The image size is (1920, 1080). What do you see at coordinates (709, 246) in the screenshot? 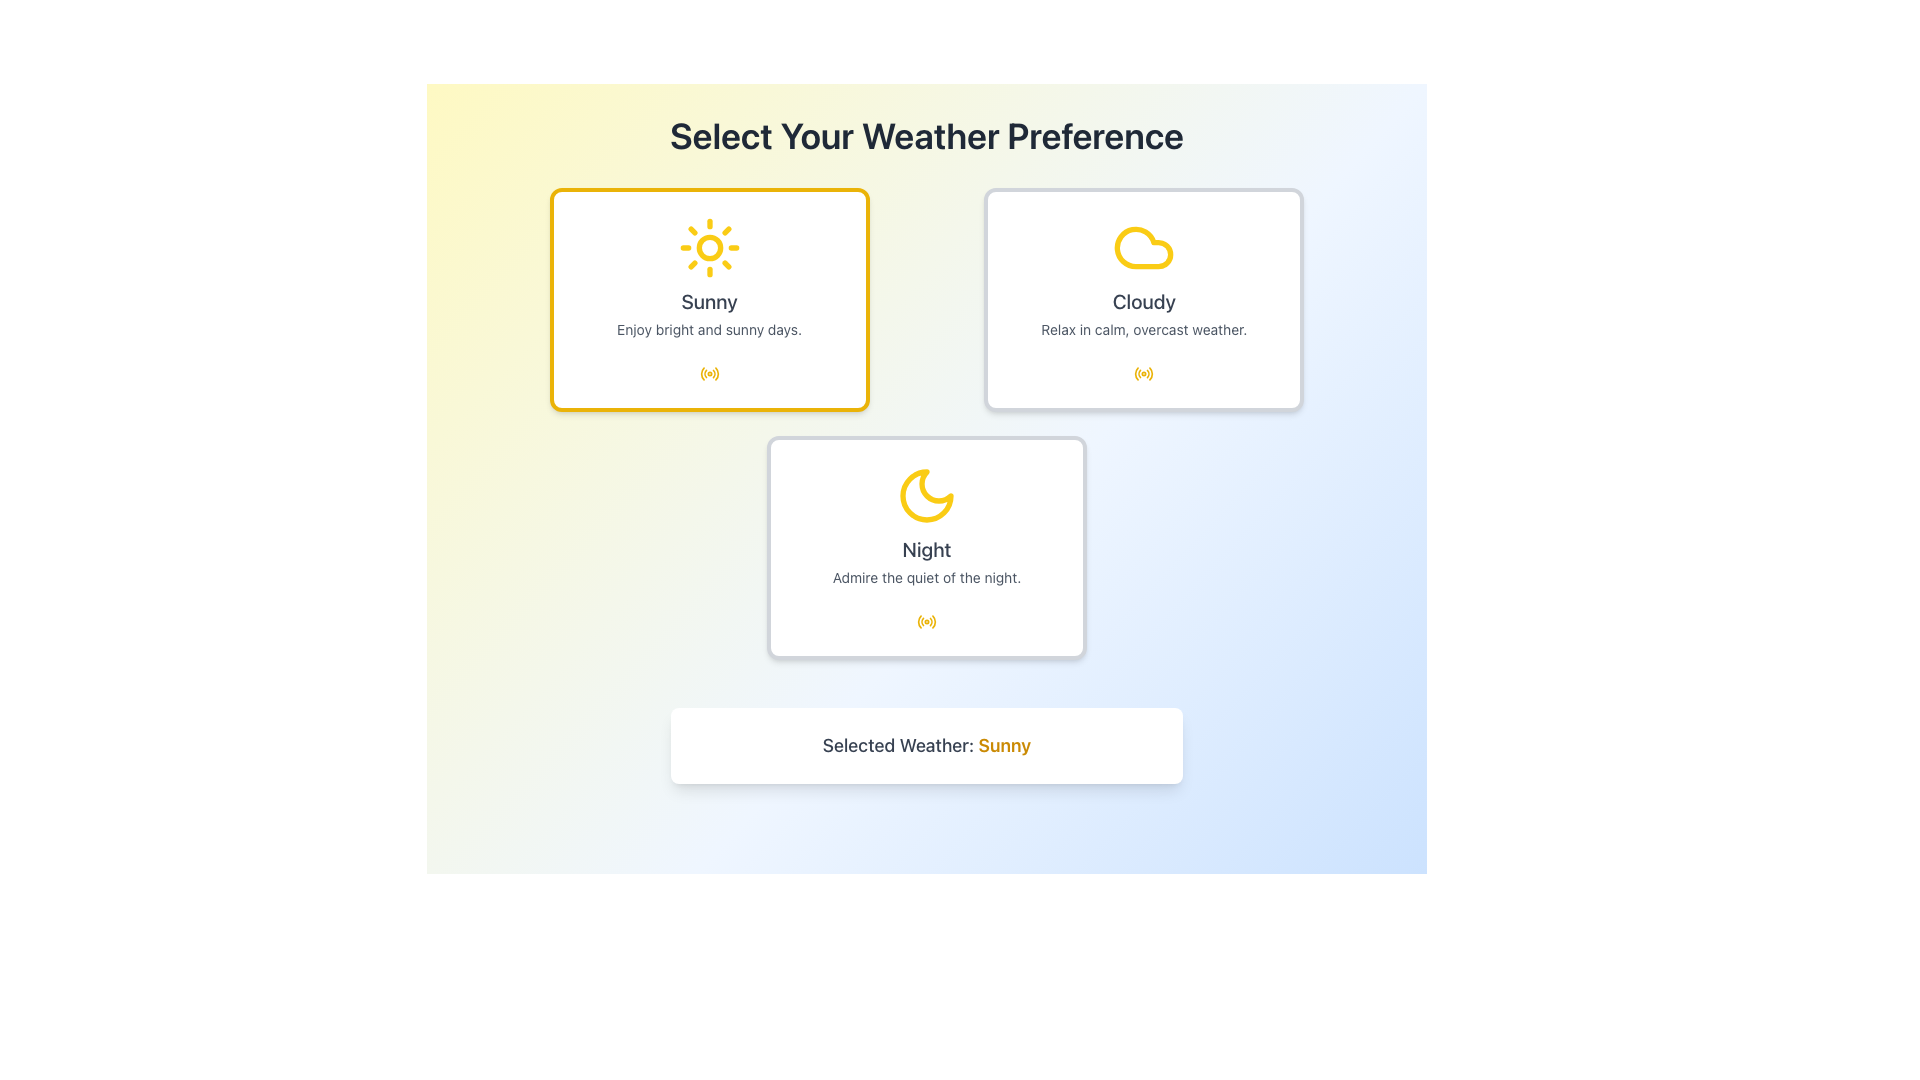
I see `the decorative SVG circle component at the center of the sun icon within the 'Sunny' card` at bounding box center [709, 246].